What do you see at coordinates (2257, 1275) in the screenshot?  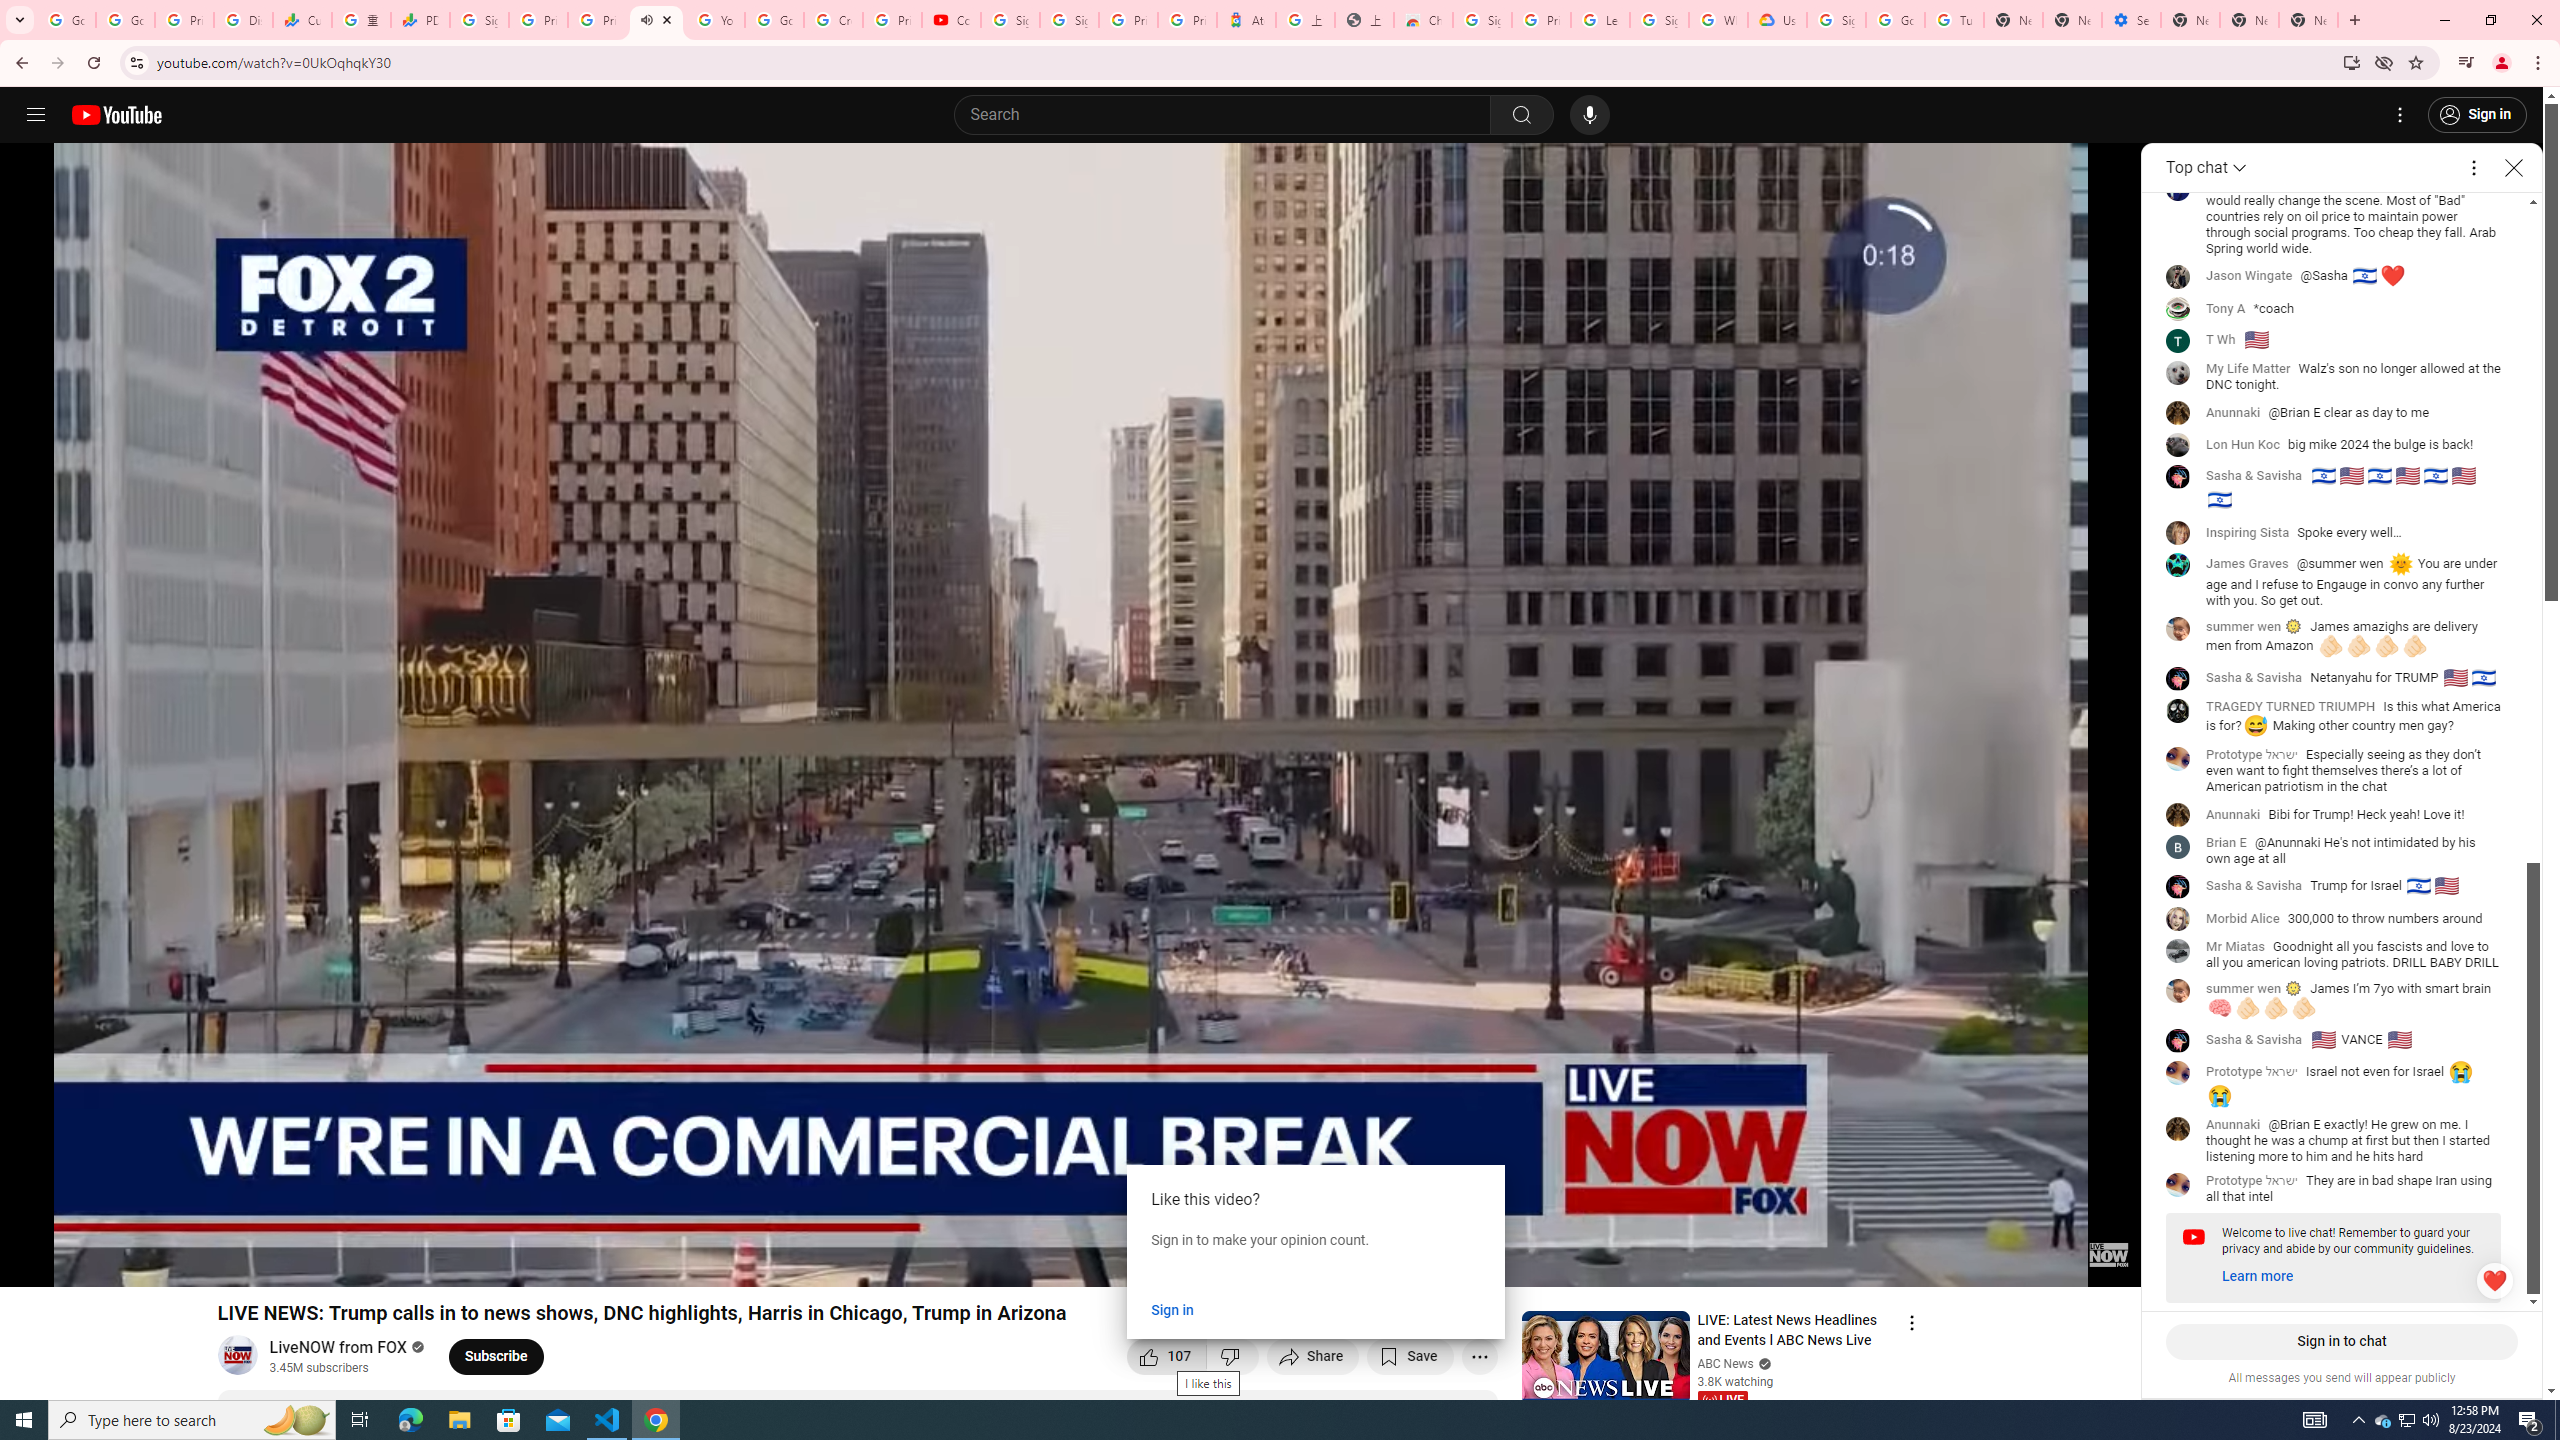 I see `'Learn more'` at bounding box center [2257, 1275].